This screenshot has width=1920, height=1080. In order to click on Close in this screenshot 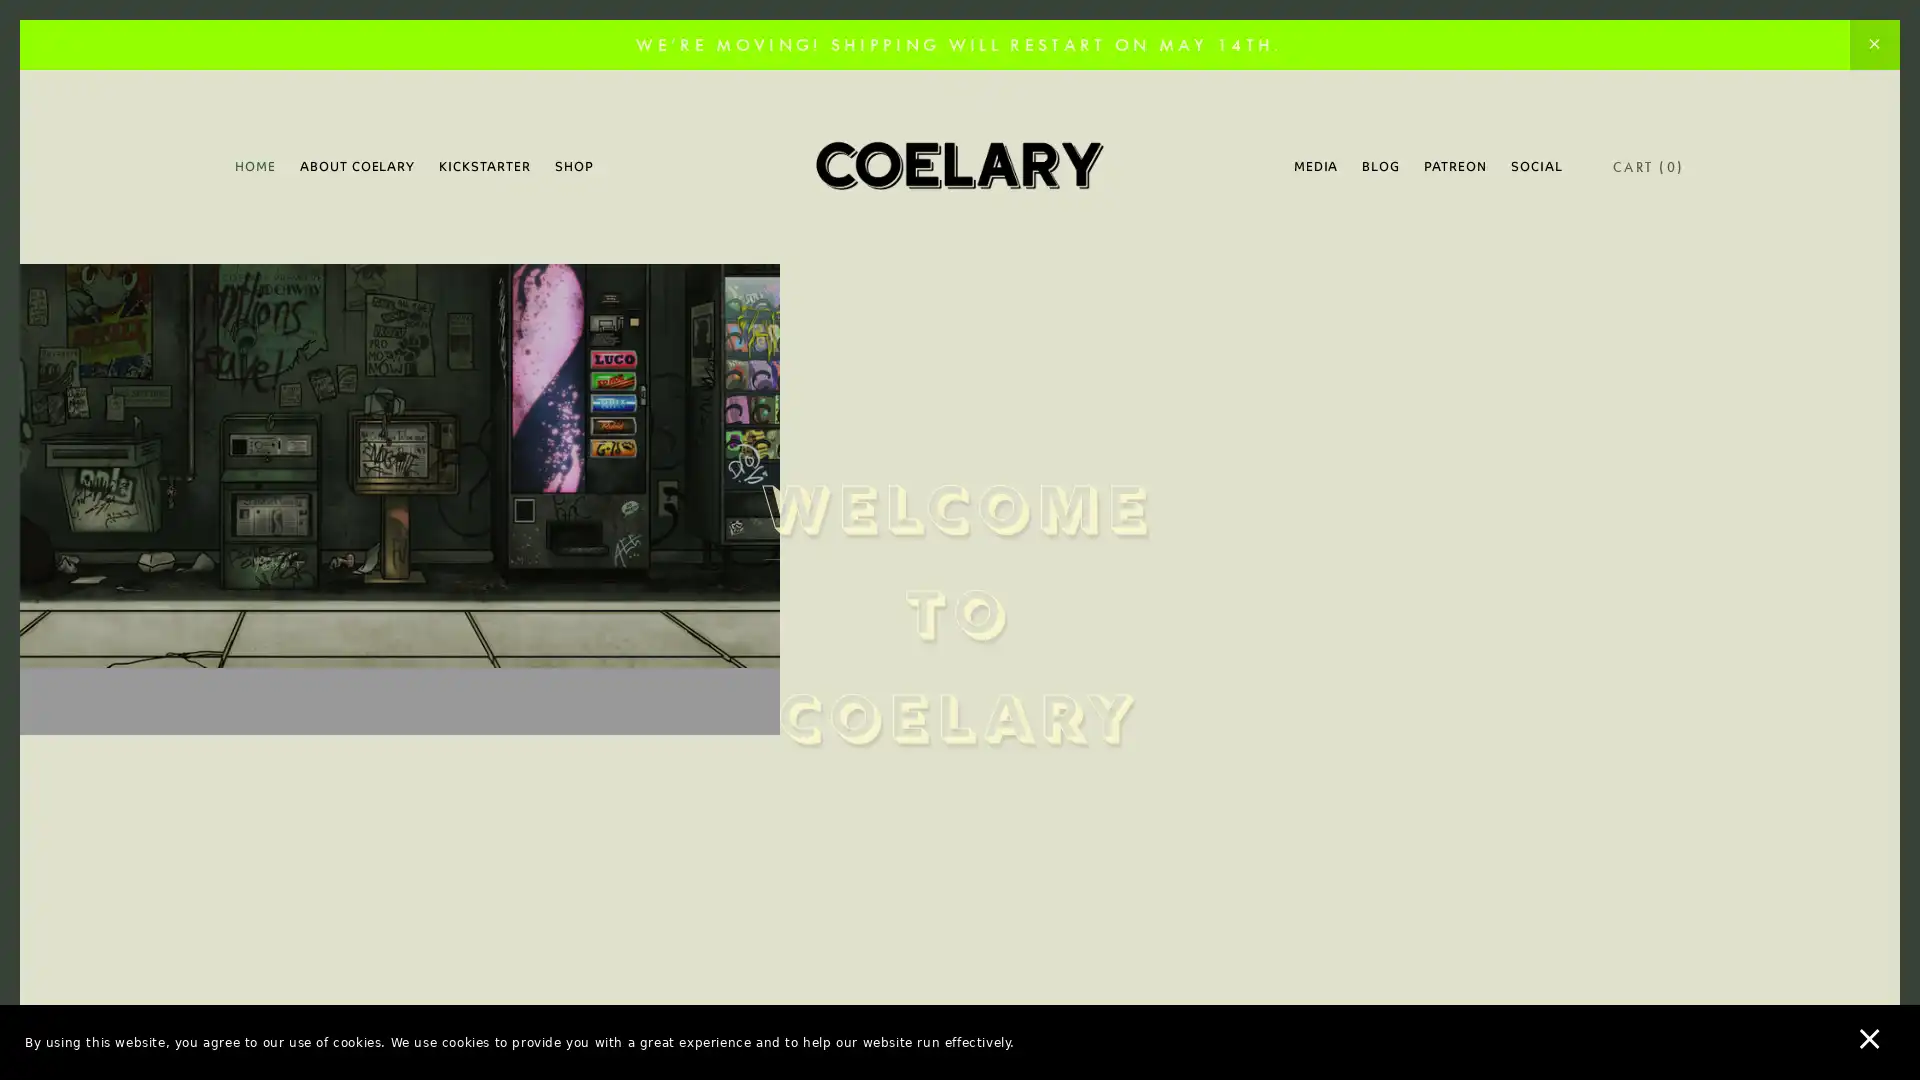, I will do `click(1310, 233)`.